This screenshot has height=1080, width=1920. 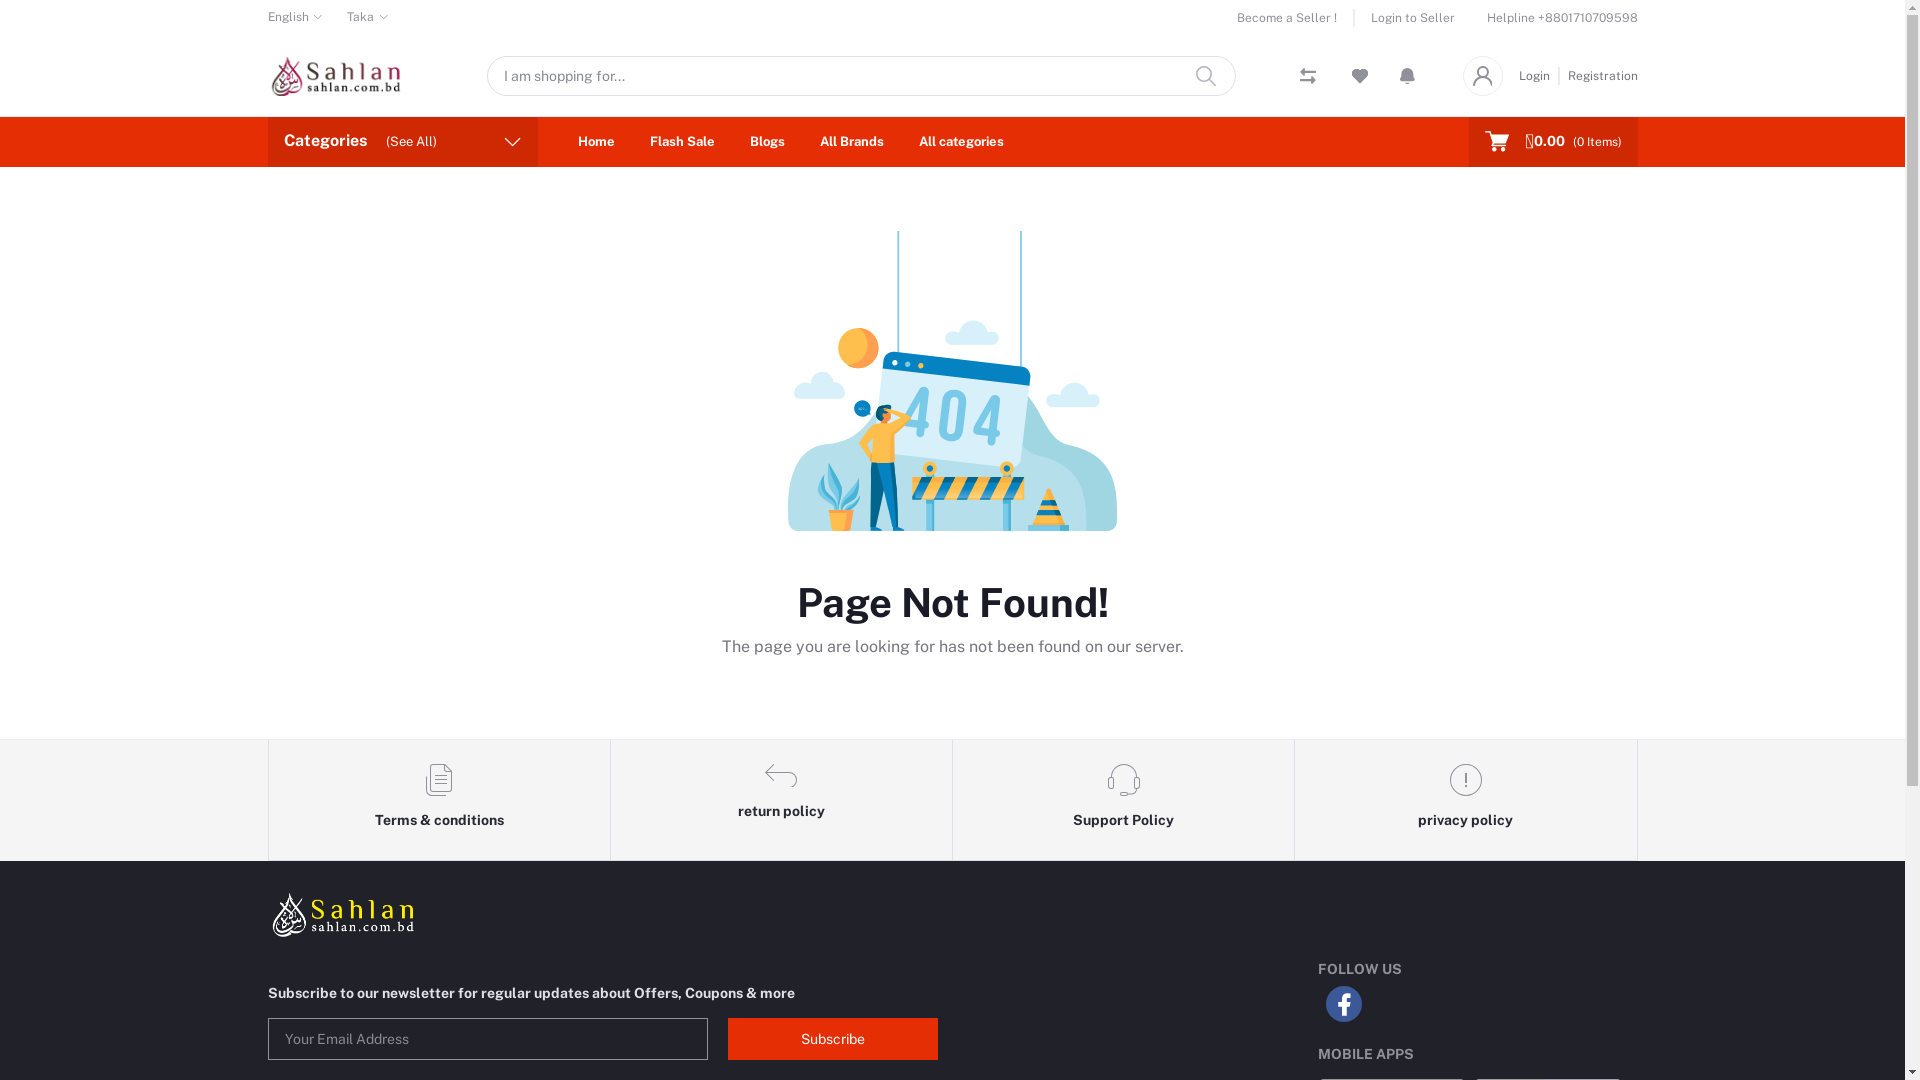 I want to click on 'Become a Seller !', so click(x=1295, y=18).